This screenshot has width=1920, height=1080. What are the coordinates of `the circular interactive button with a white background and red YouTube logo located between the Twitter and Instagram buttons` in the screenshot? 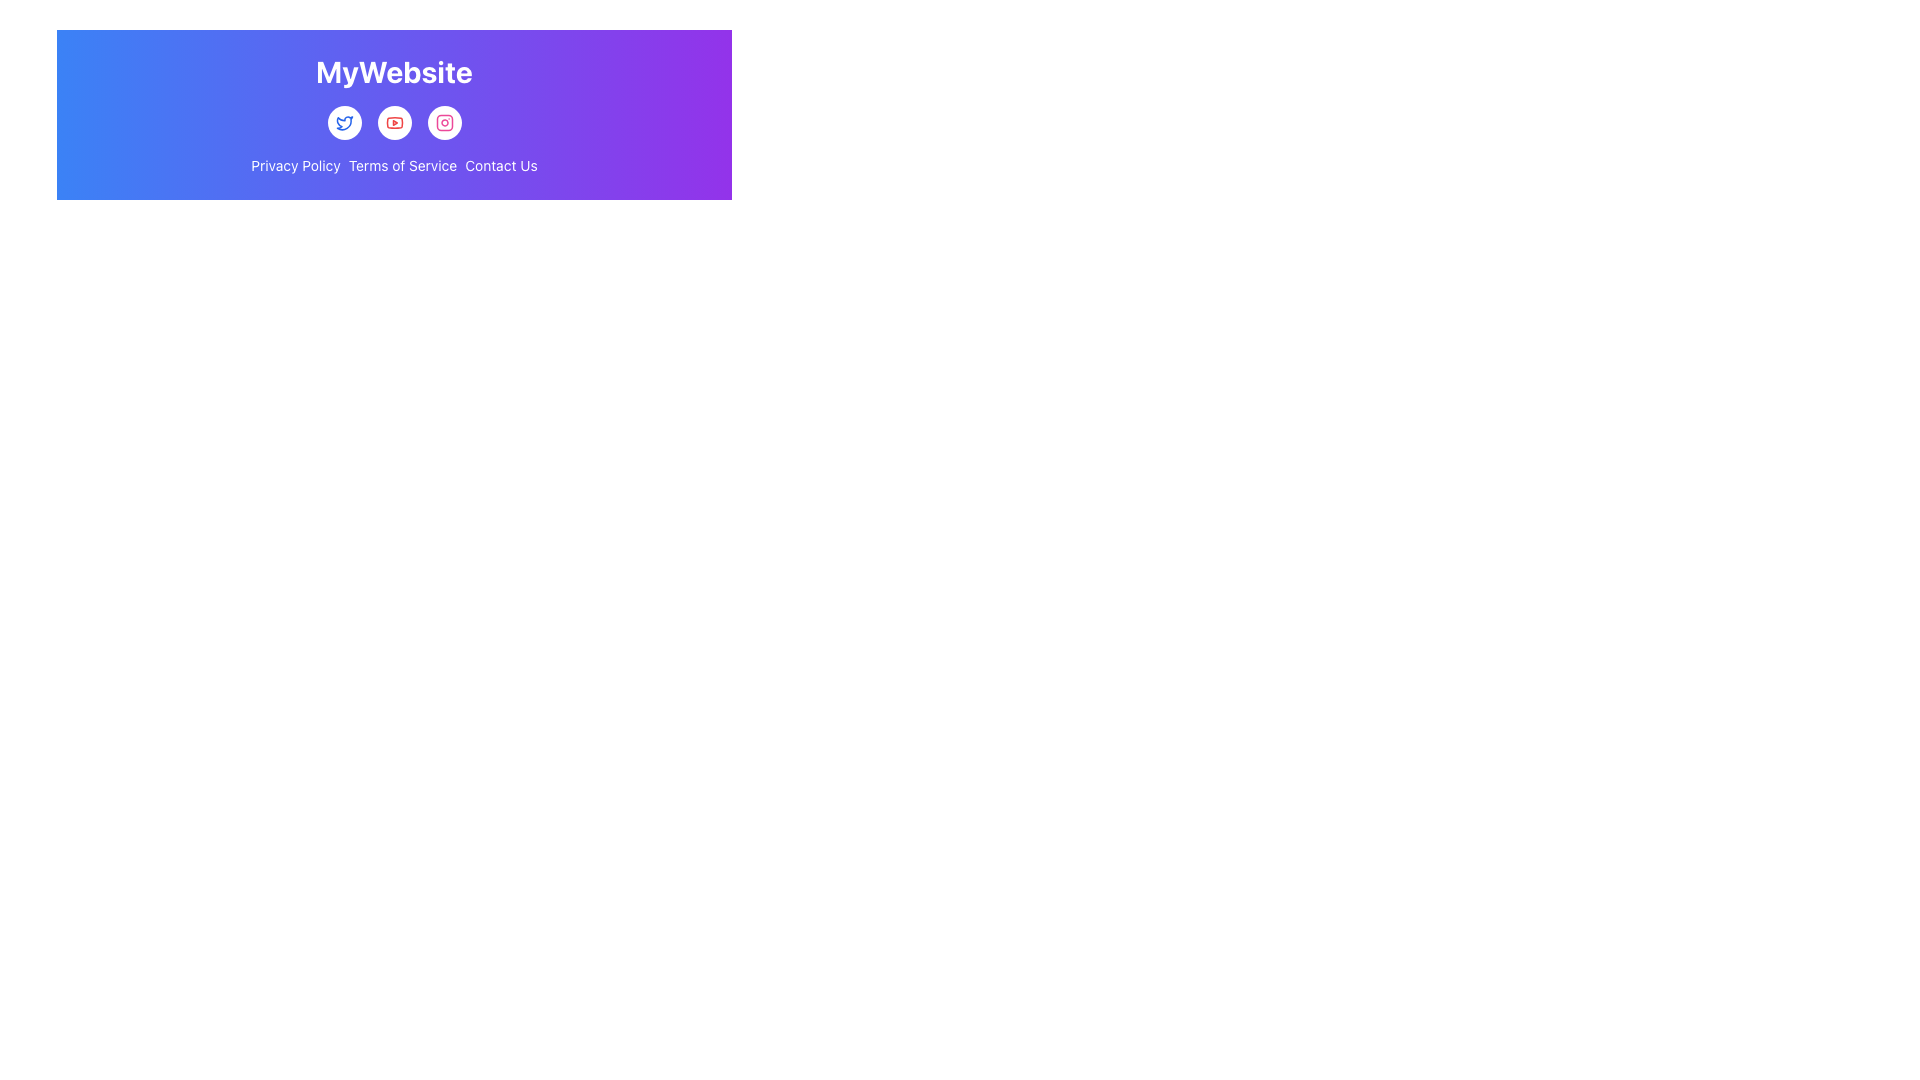 It's located at (394, 123).